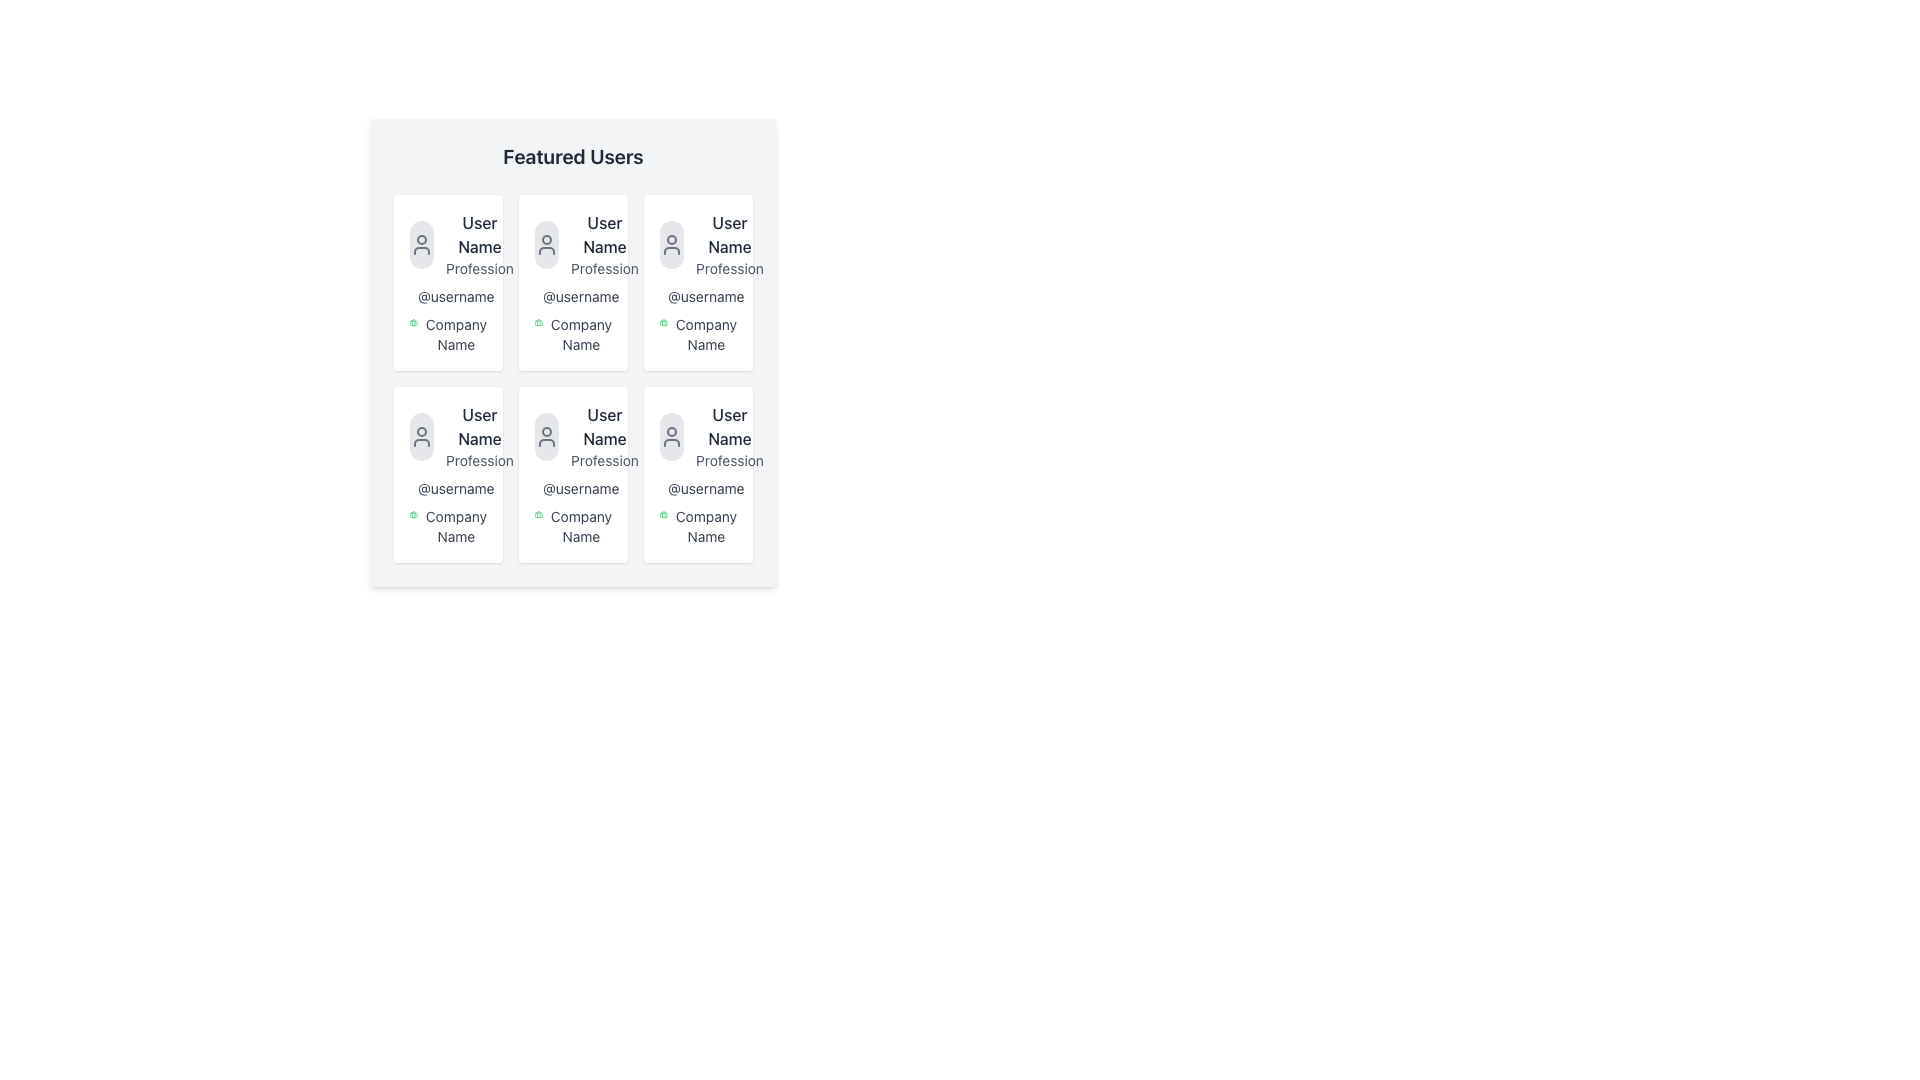  Describe the element at coordinates (455, 334) in the screenshot. I see `text label displaying 'Company Name' located at the bottom of the first user card in the 'Featured Users' grid` at that location.